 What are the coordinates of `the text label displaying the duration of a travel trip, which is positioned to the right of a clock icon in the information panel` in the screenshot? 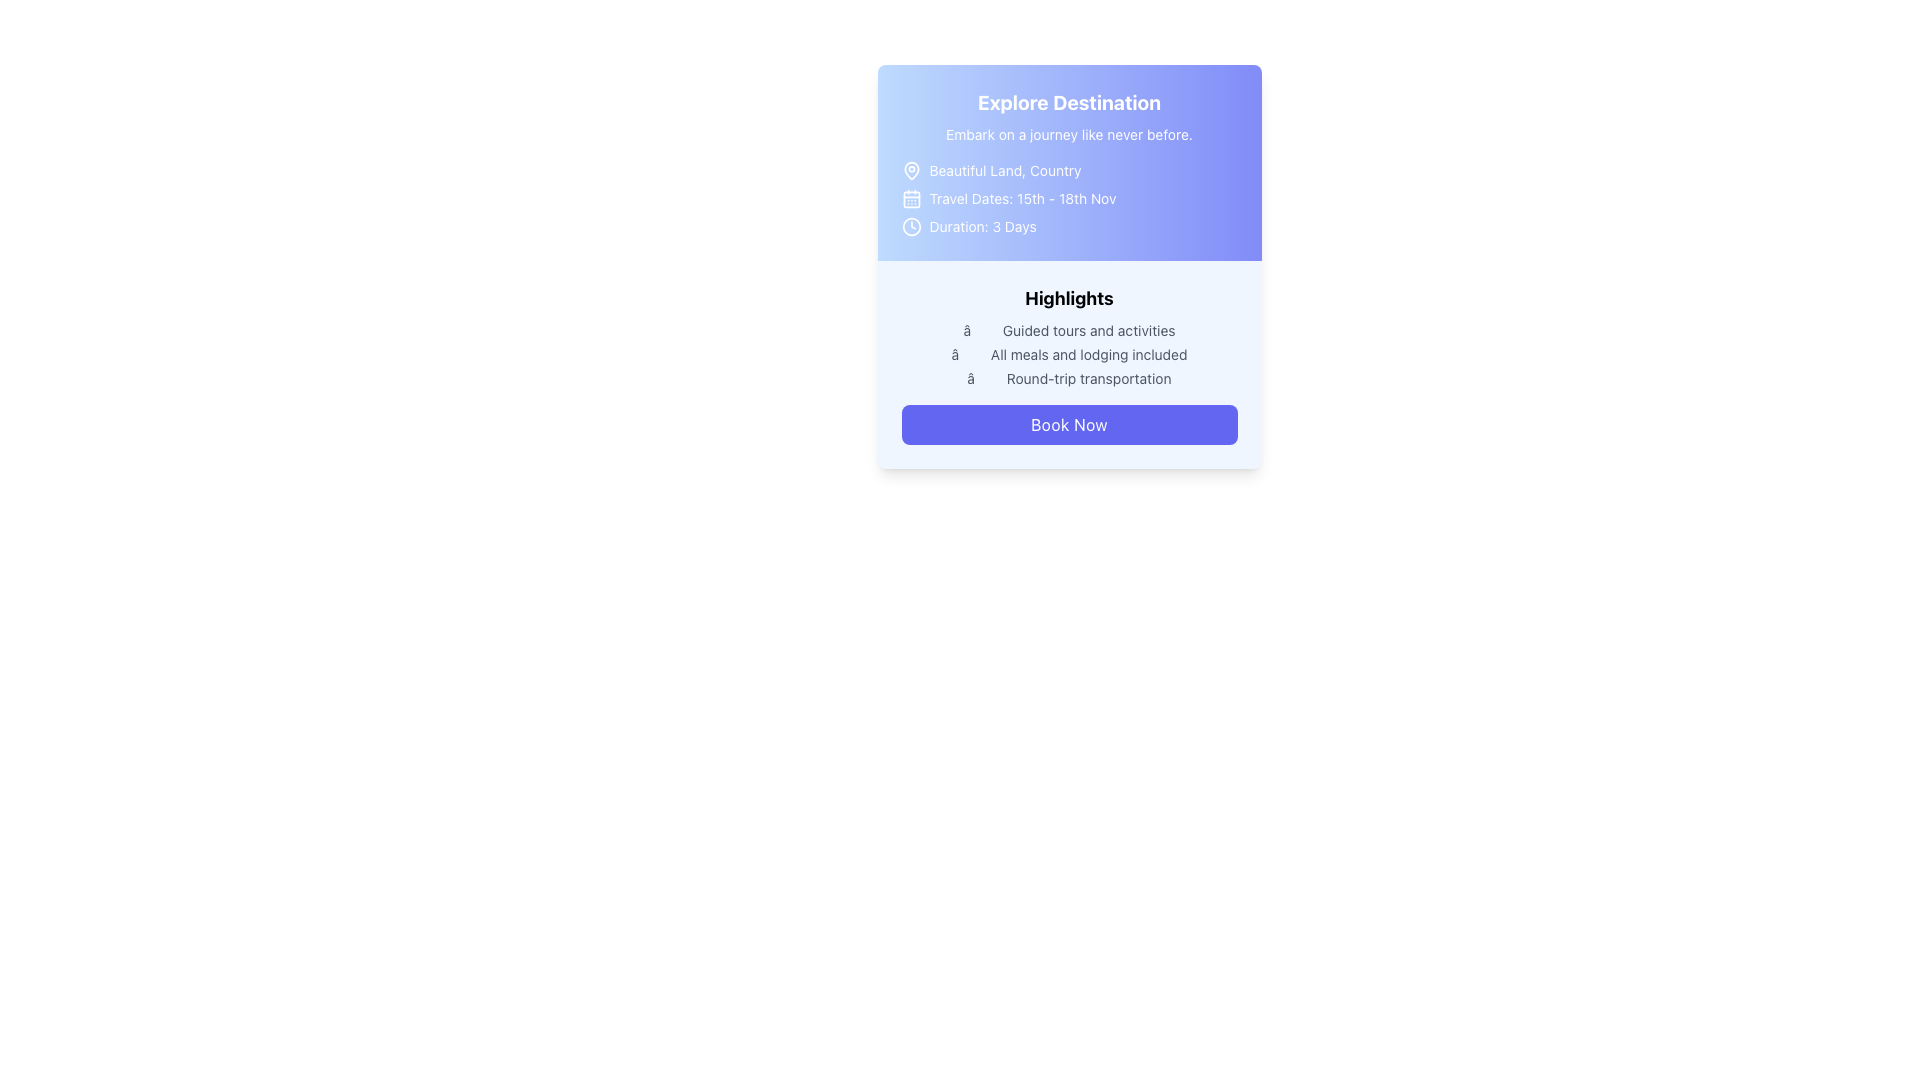 It's located at (983, 226).